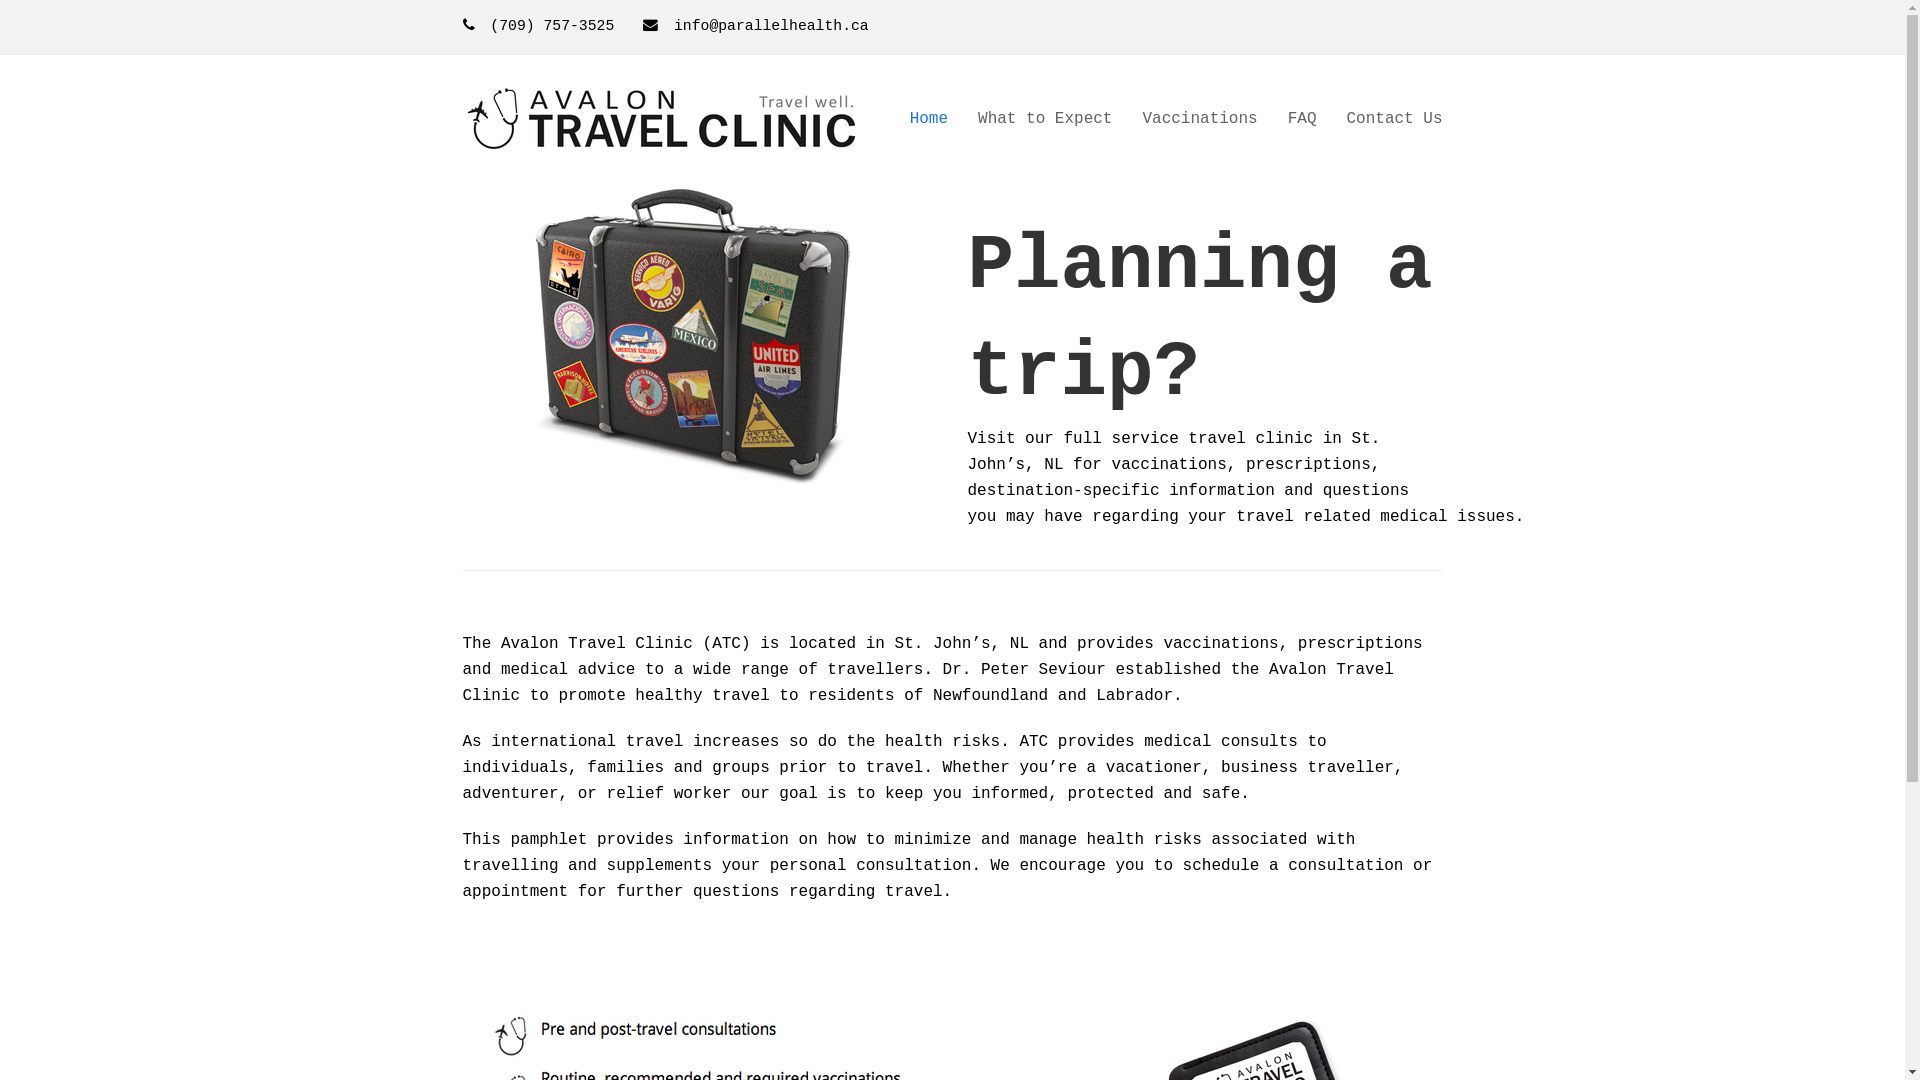  Describe the element at coordinates (1044, 119) in the screenshot. I see `'What to Expect'` at that location.